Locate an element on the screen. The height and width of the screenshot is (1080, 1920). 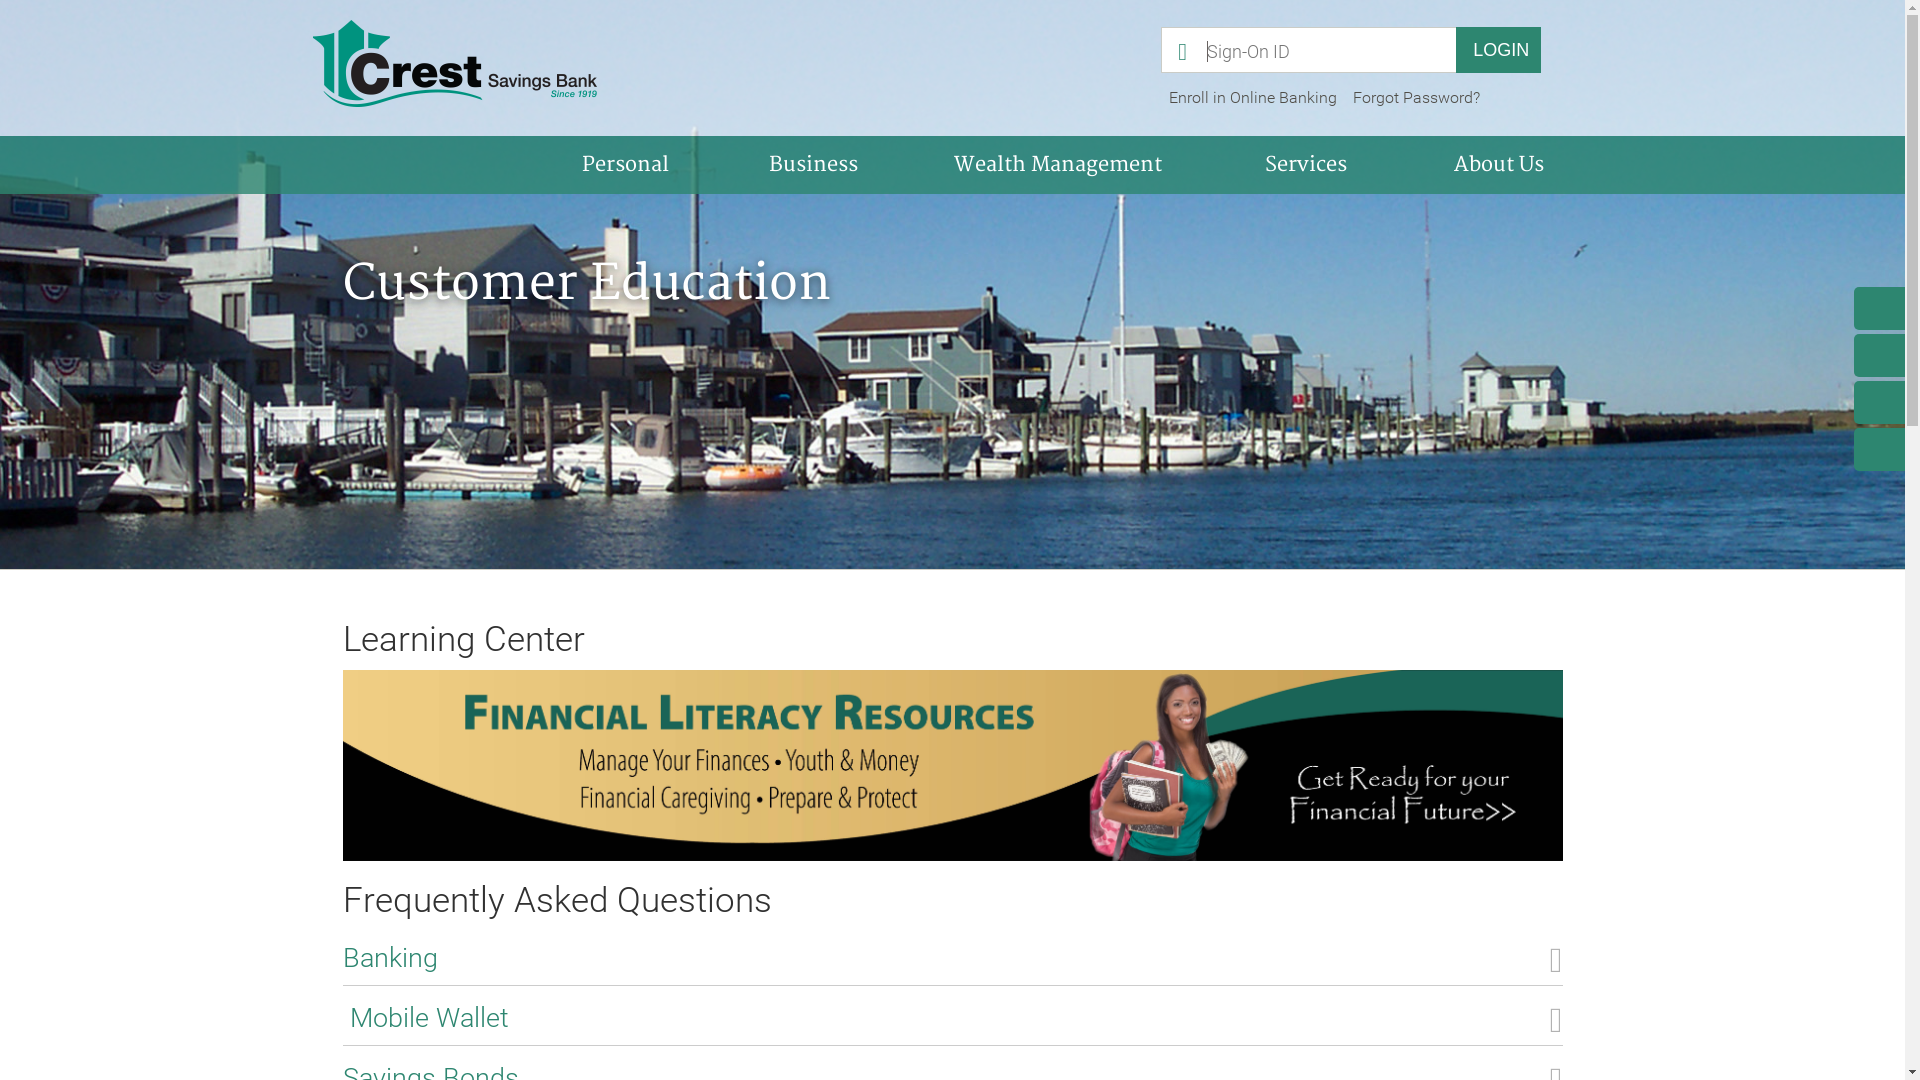
'Financial Literacy' is located at coordinates (950, 765).